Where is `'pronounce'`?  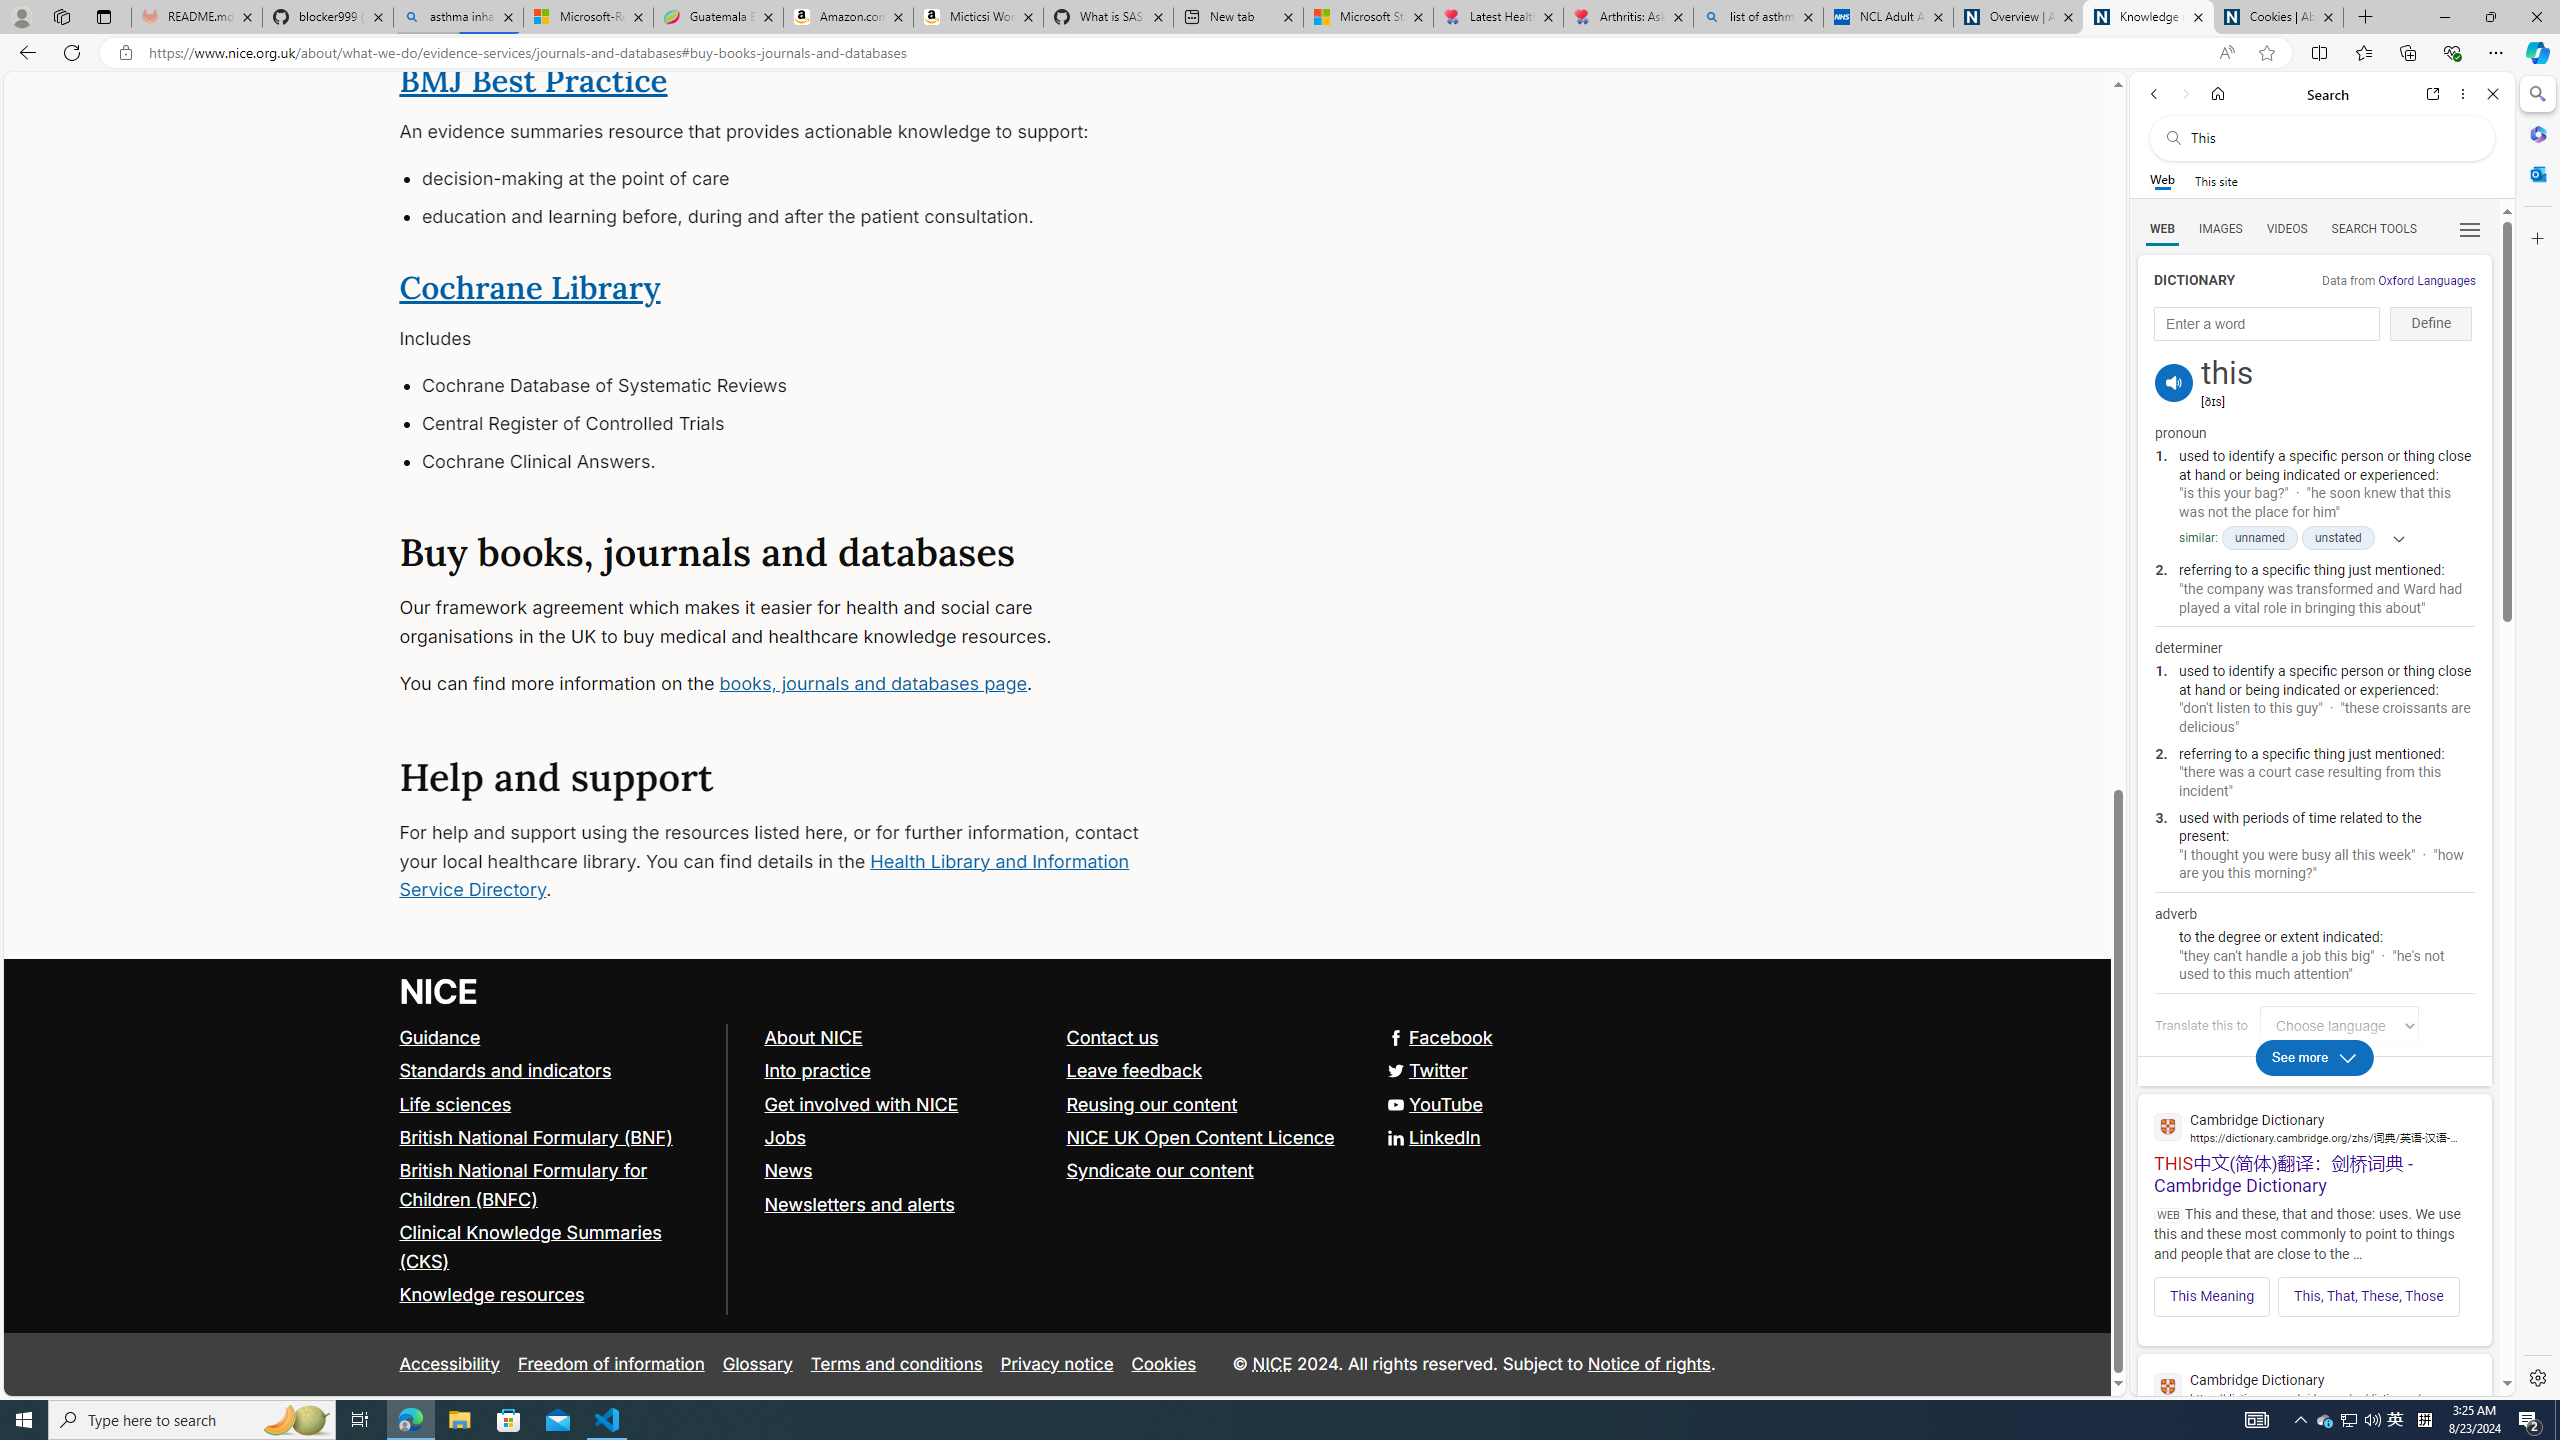
'pronounce' is located at coordinates (2173, 382).